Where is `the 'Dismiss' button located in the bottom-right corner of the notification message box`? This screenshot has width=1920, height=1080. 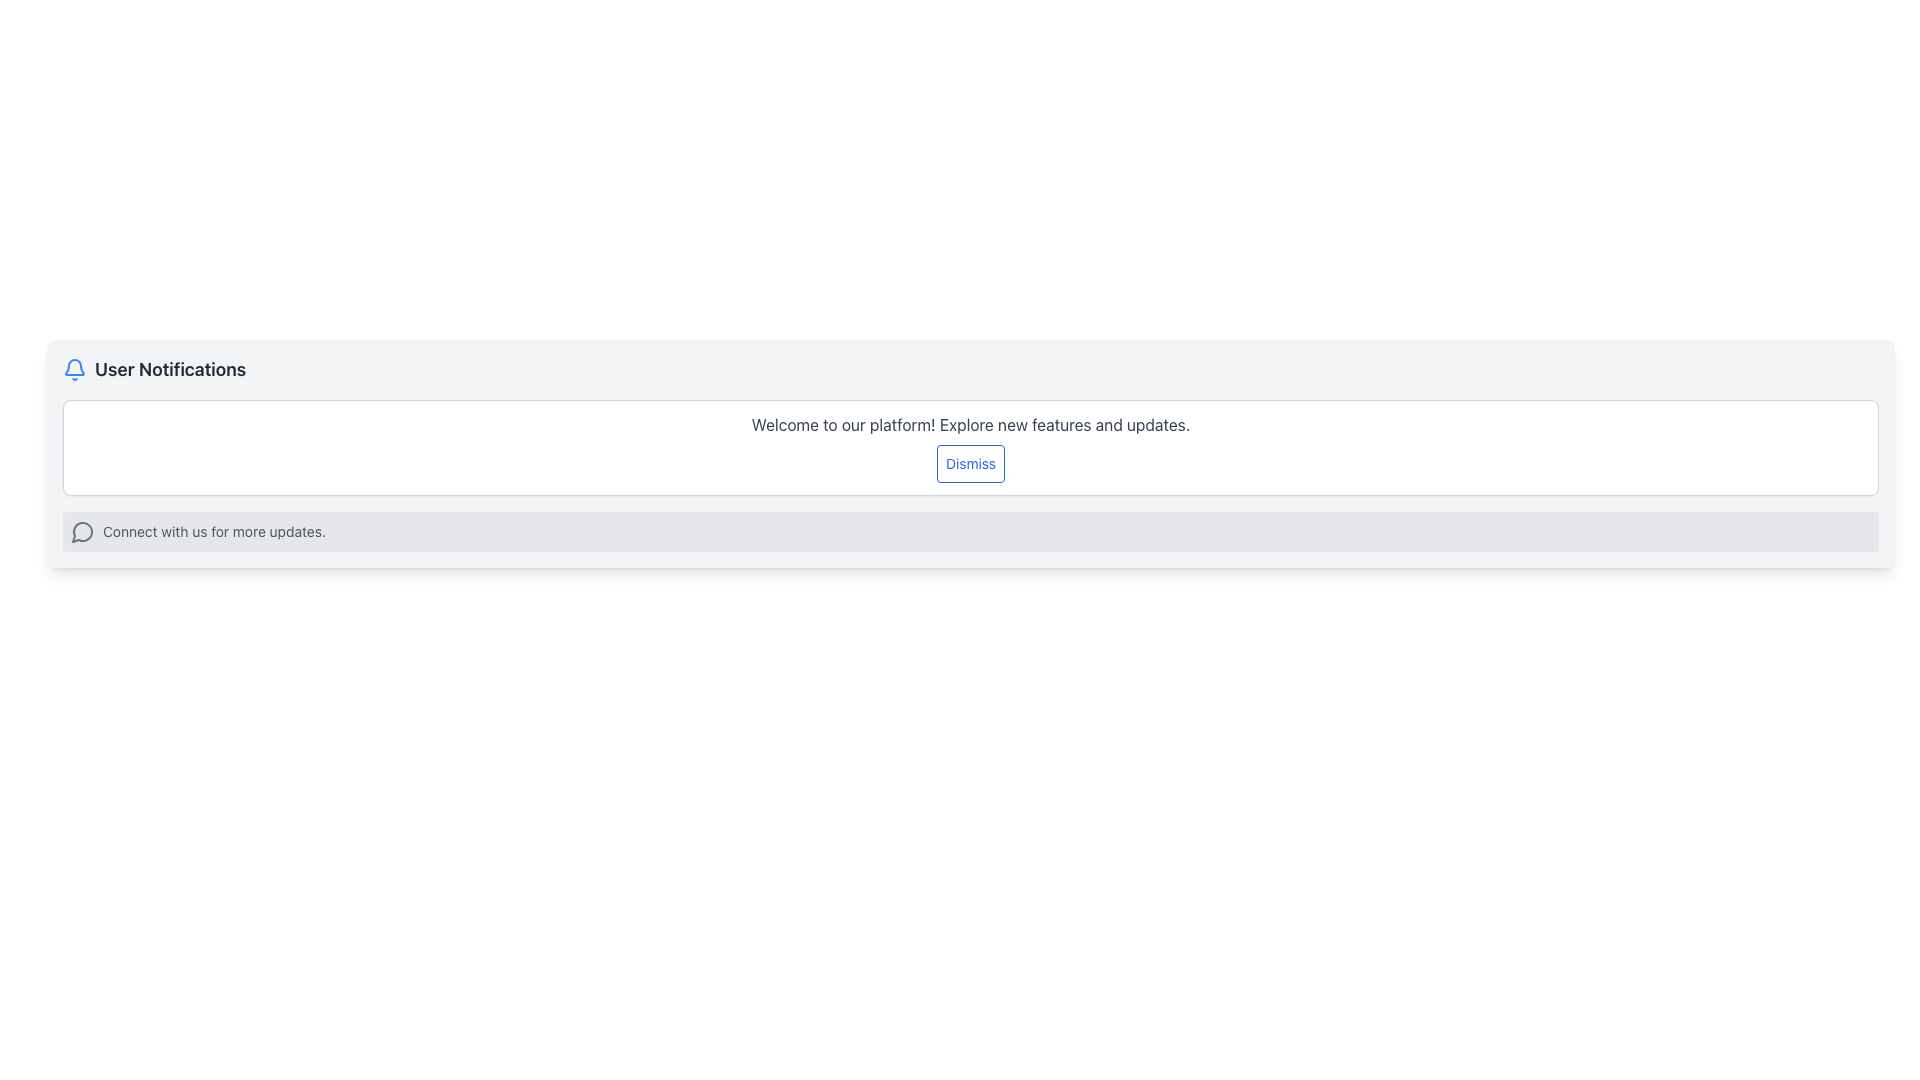
the 'Dismiss' button located in the bottom-right corner of the notification message box is located at coordinates (970, 463).